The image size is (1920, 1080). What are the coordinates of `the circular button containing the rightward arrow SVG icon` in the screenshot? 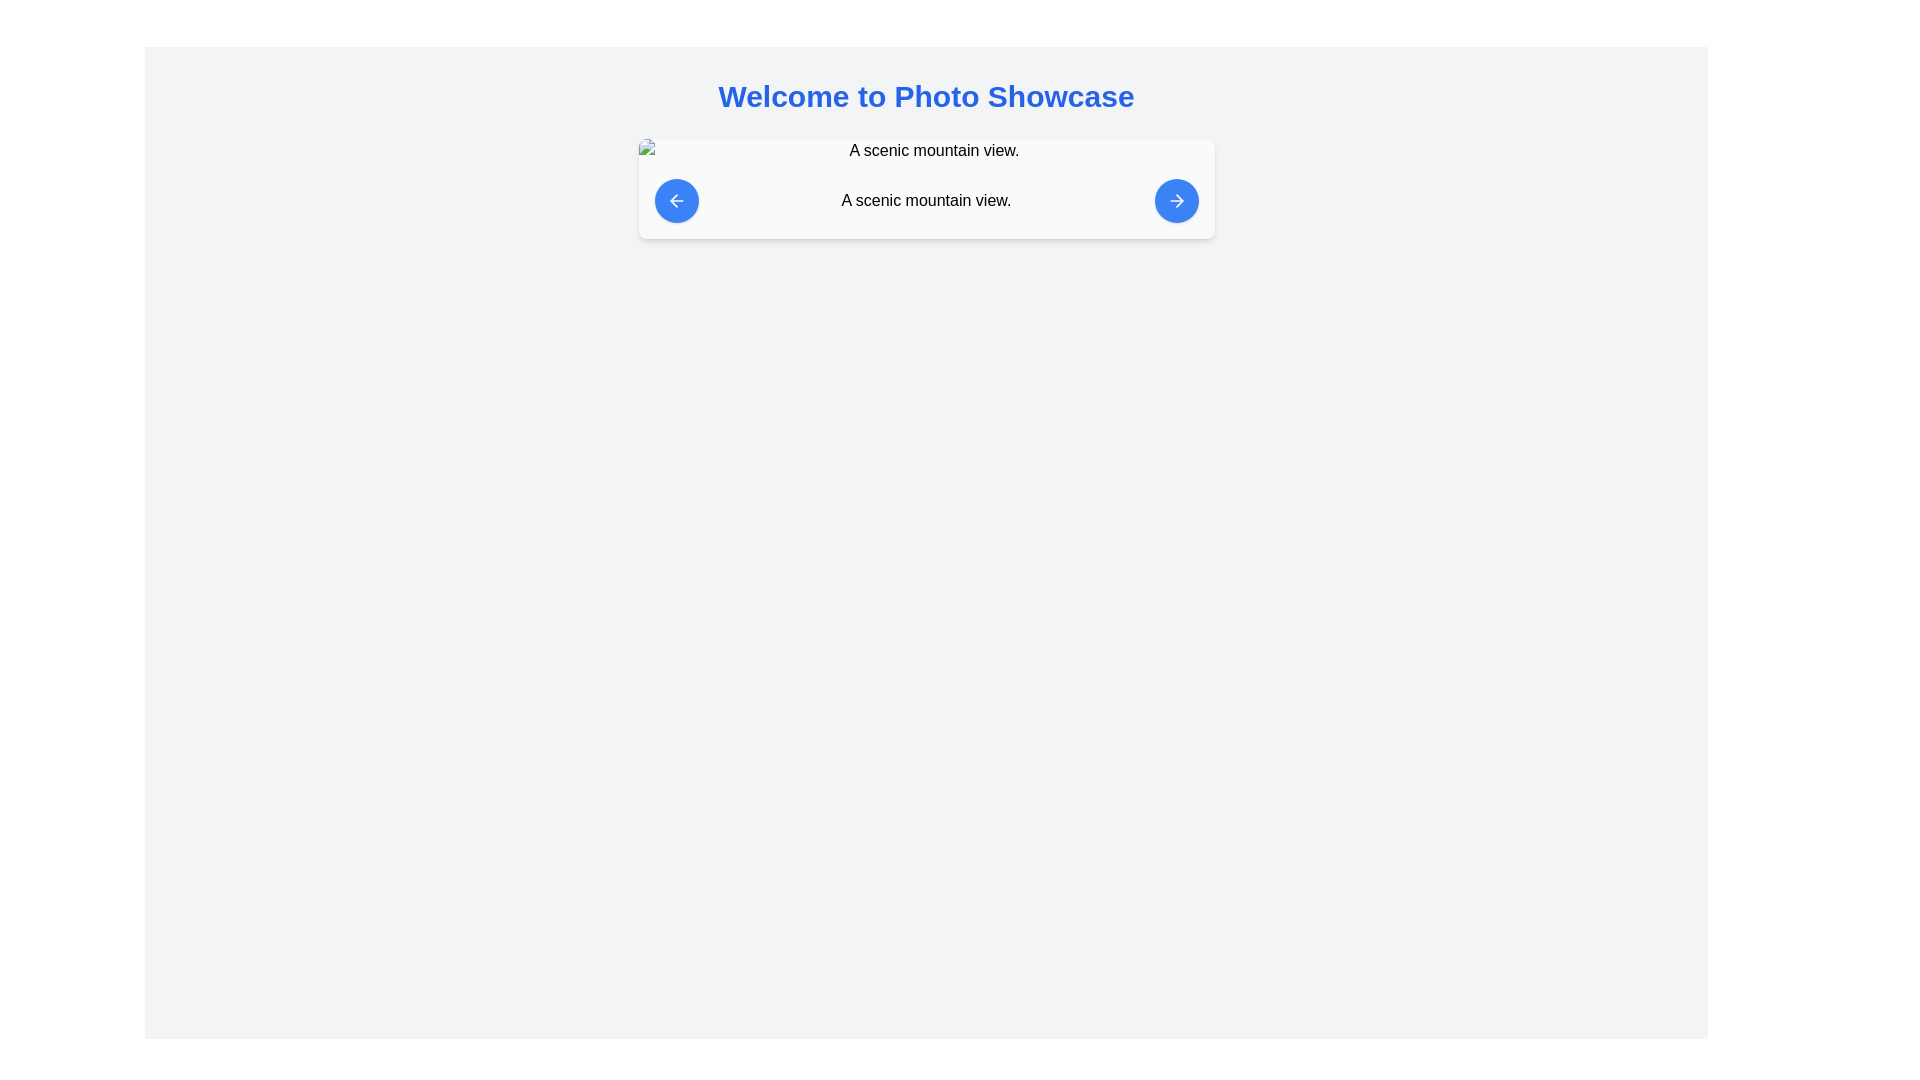 It's located at (1176, 200).